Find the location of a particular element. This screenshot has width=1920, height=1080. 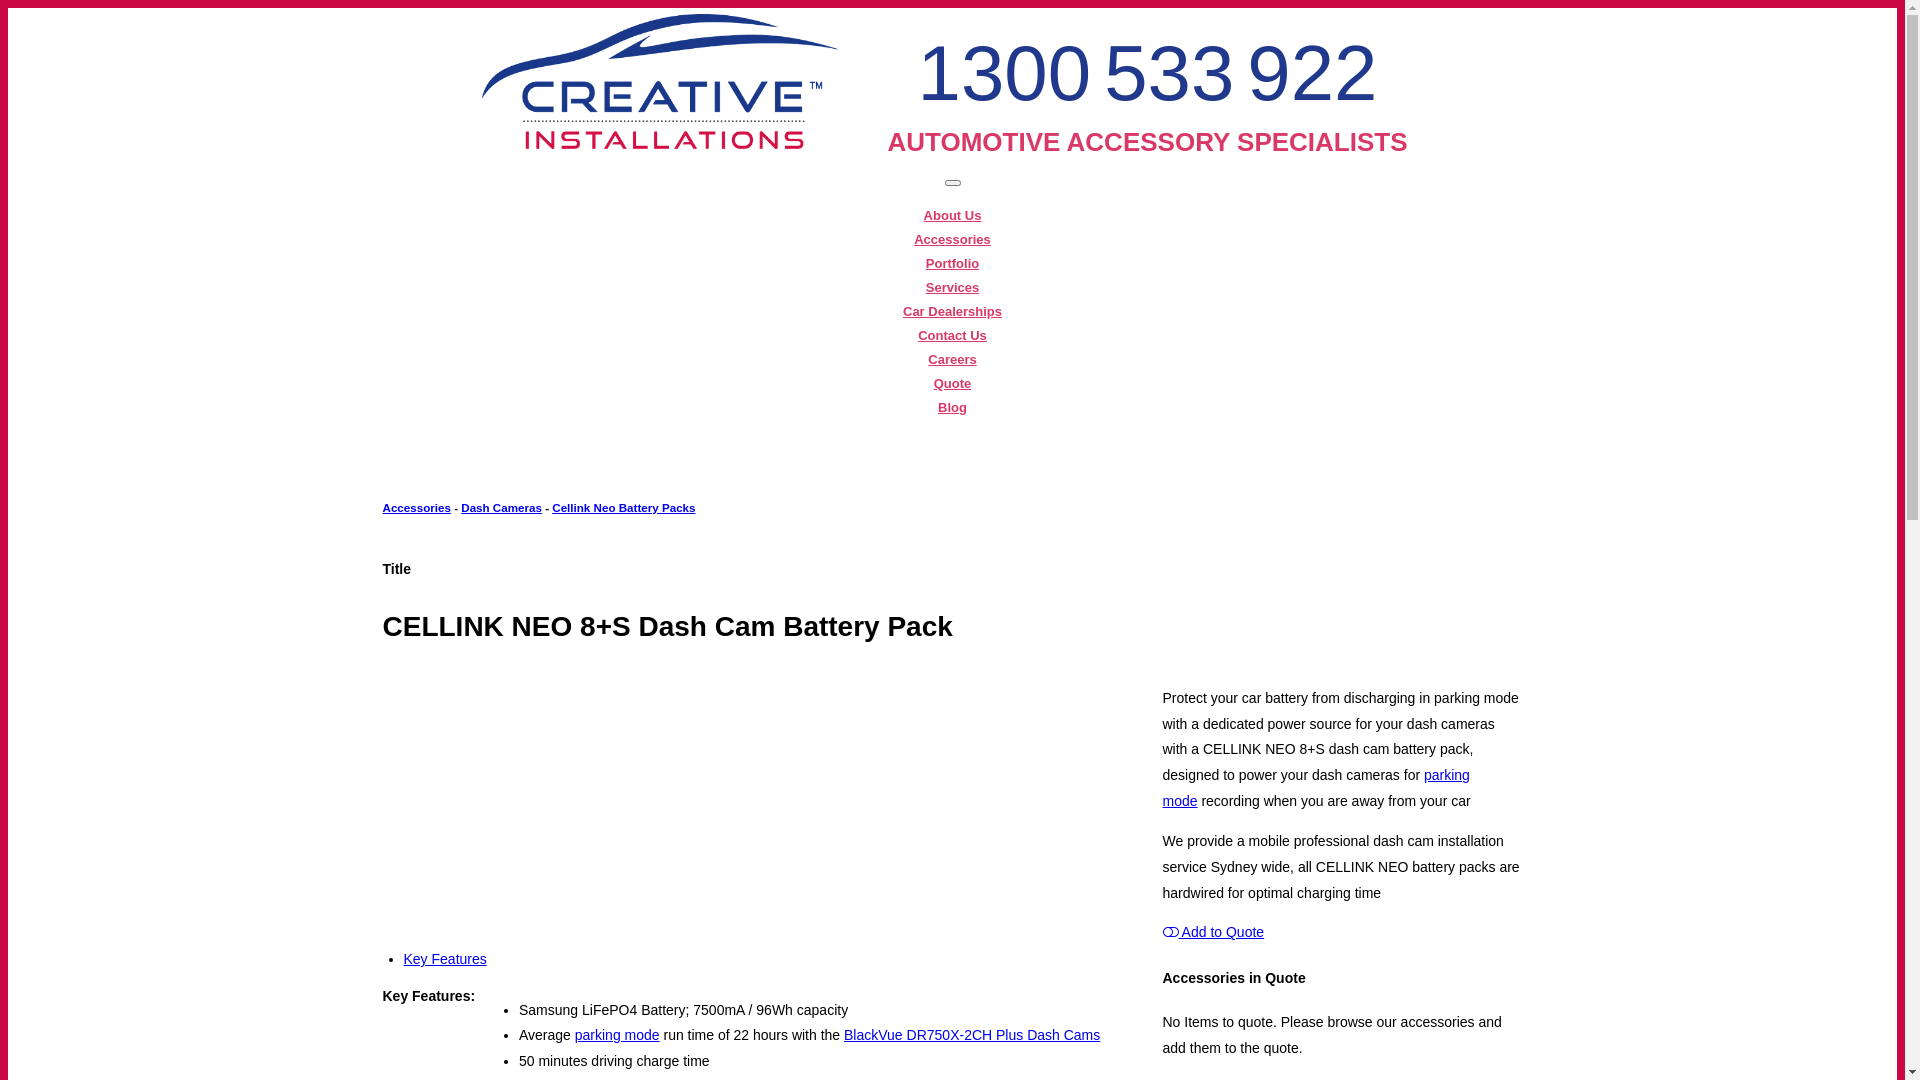

'About Us' is located at coordinates (911, 215).